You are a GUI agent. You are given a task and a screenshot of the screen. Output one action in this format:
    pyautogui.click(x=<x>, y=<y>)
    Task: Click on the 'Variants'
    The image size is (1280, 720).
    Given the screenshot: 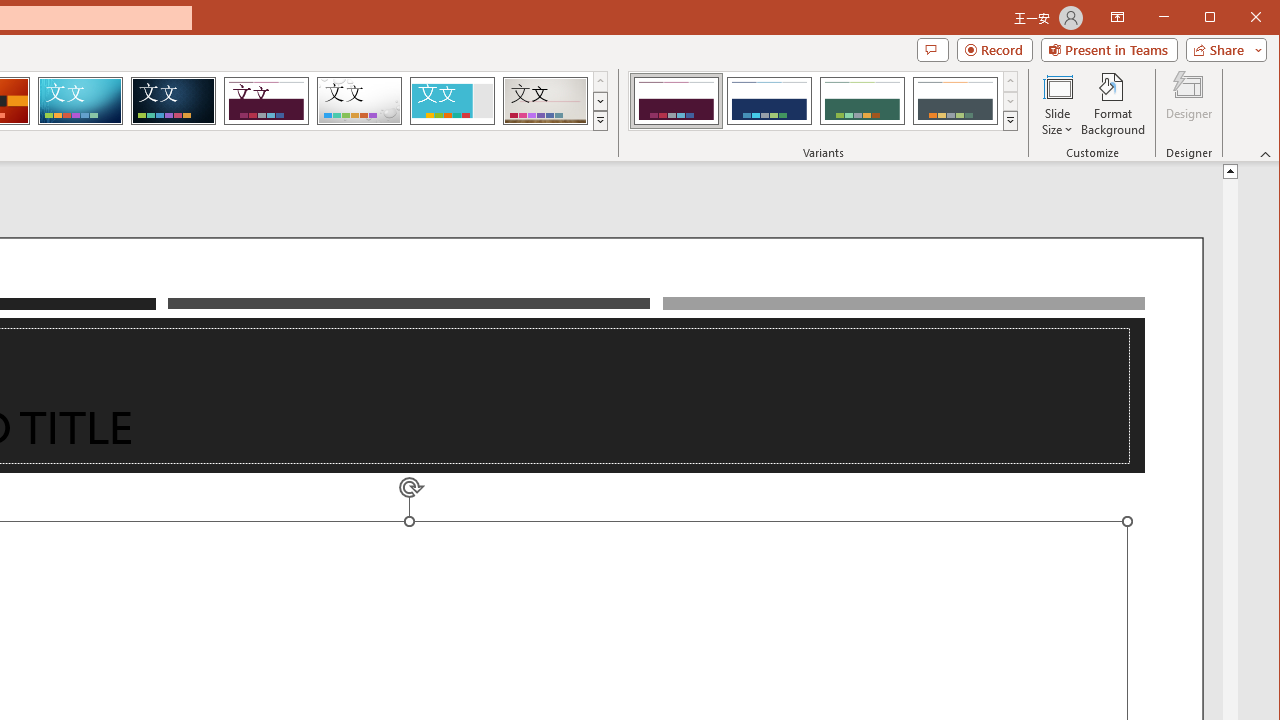 What is the action you would take?
    pyautogui.click(x=1010, y=120)
    